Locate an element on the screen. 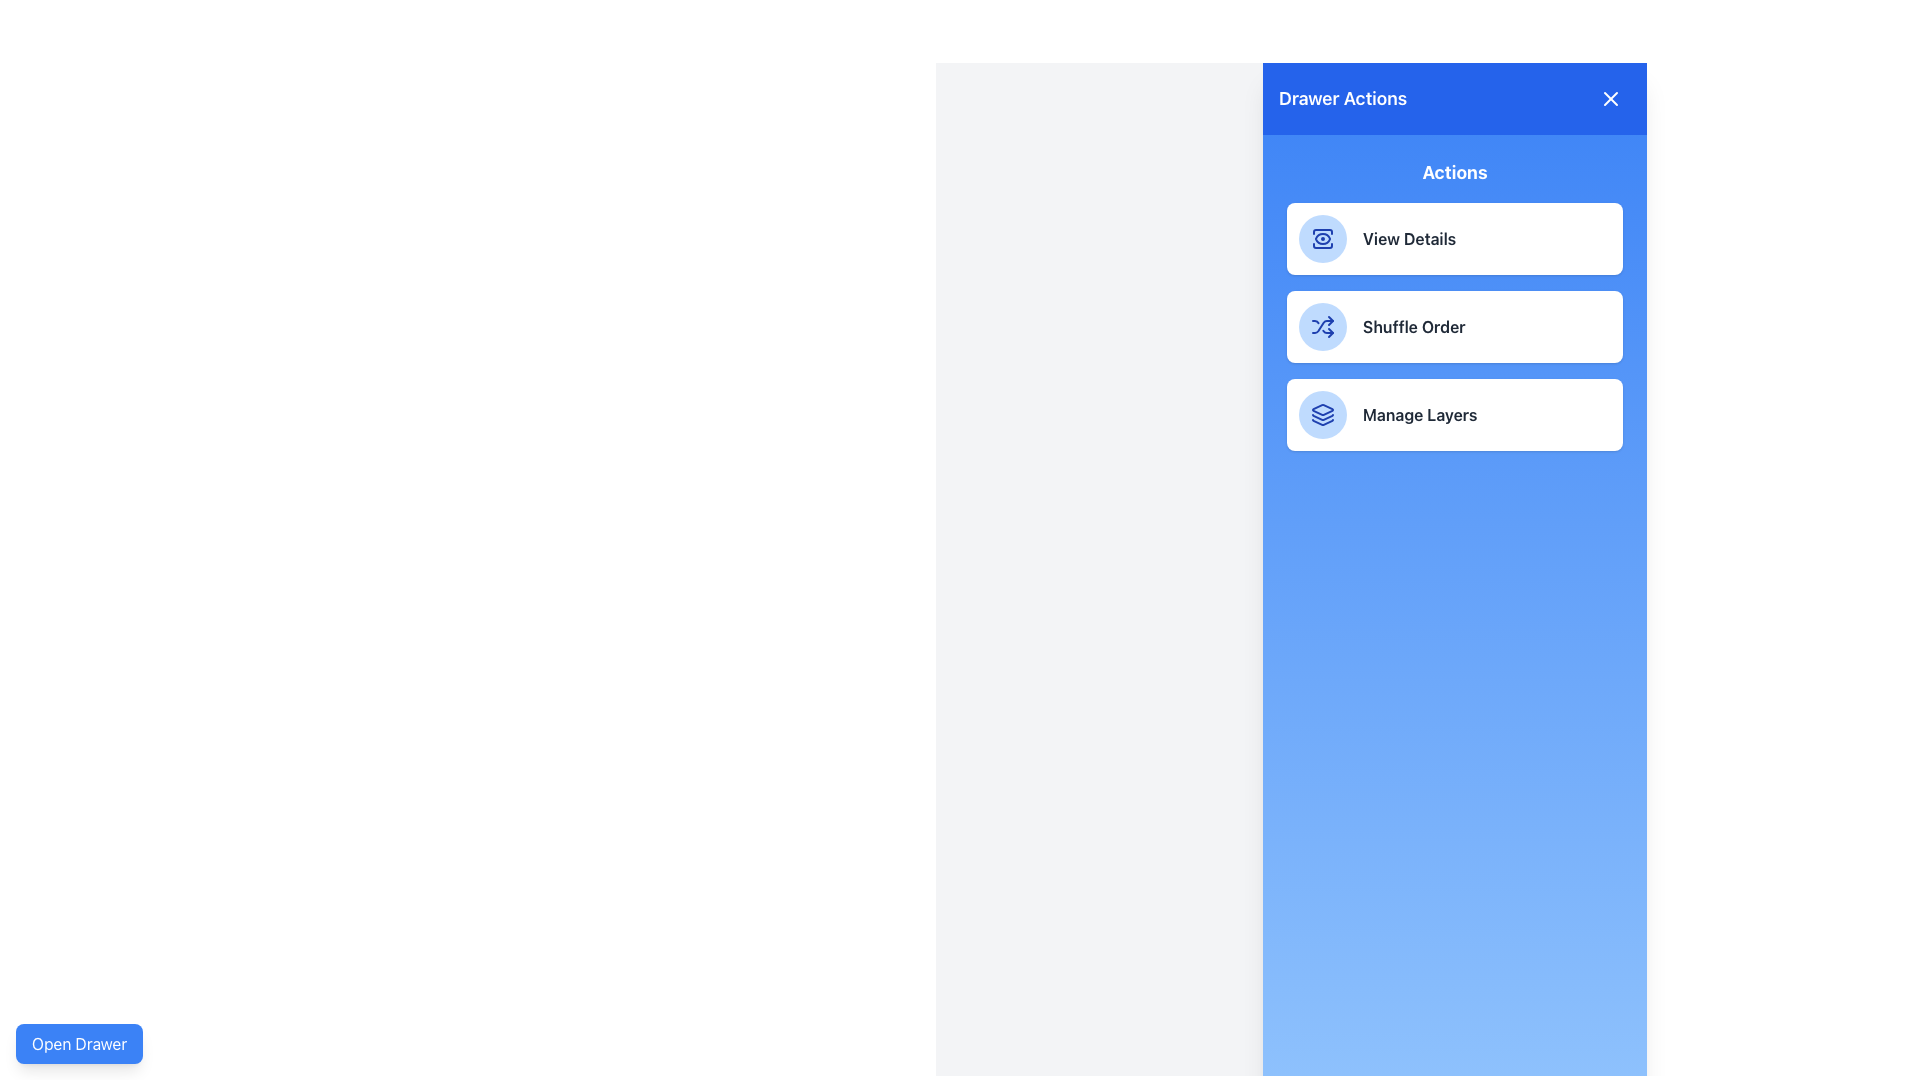 This screenshot has height=1080, width=1920. the shuffle icon button located in the second option of the 'Actions' section in the 'Drawer Actions' panel to initiate the shuffle action is located at coordinates (1323, 326).